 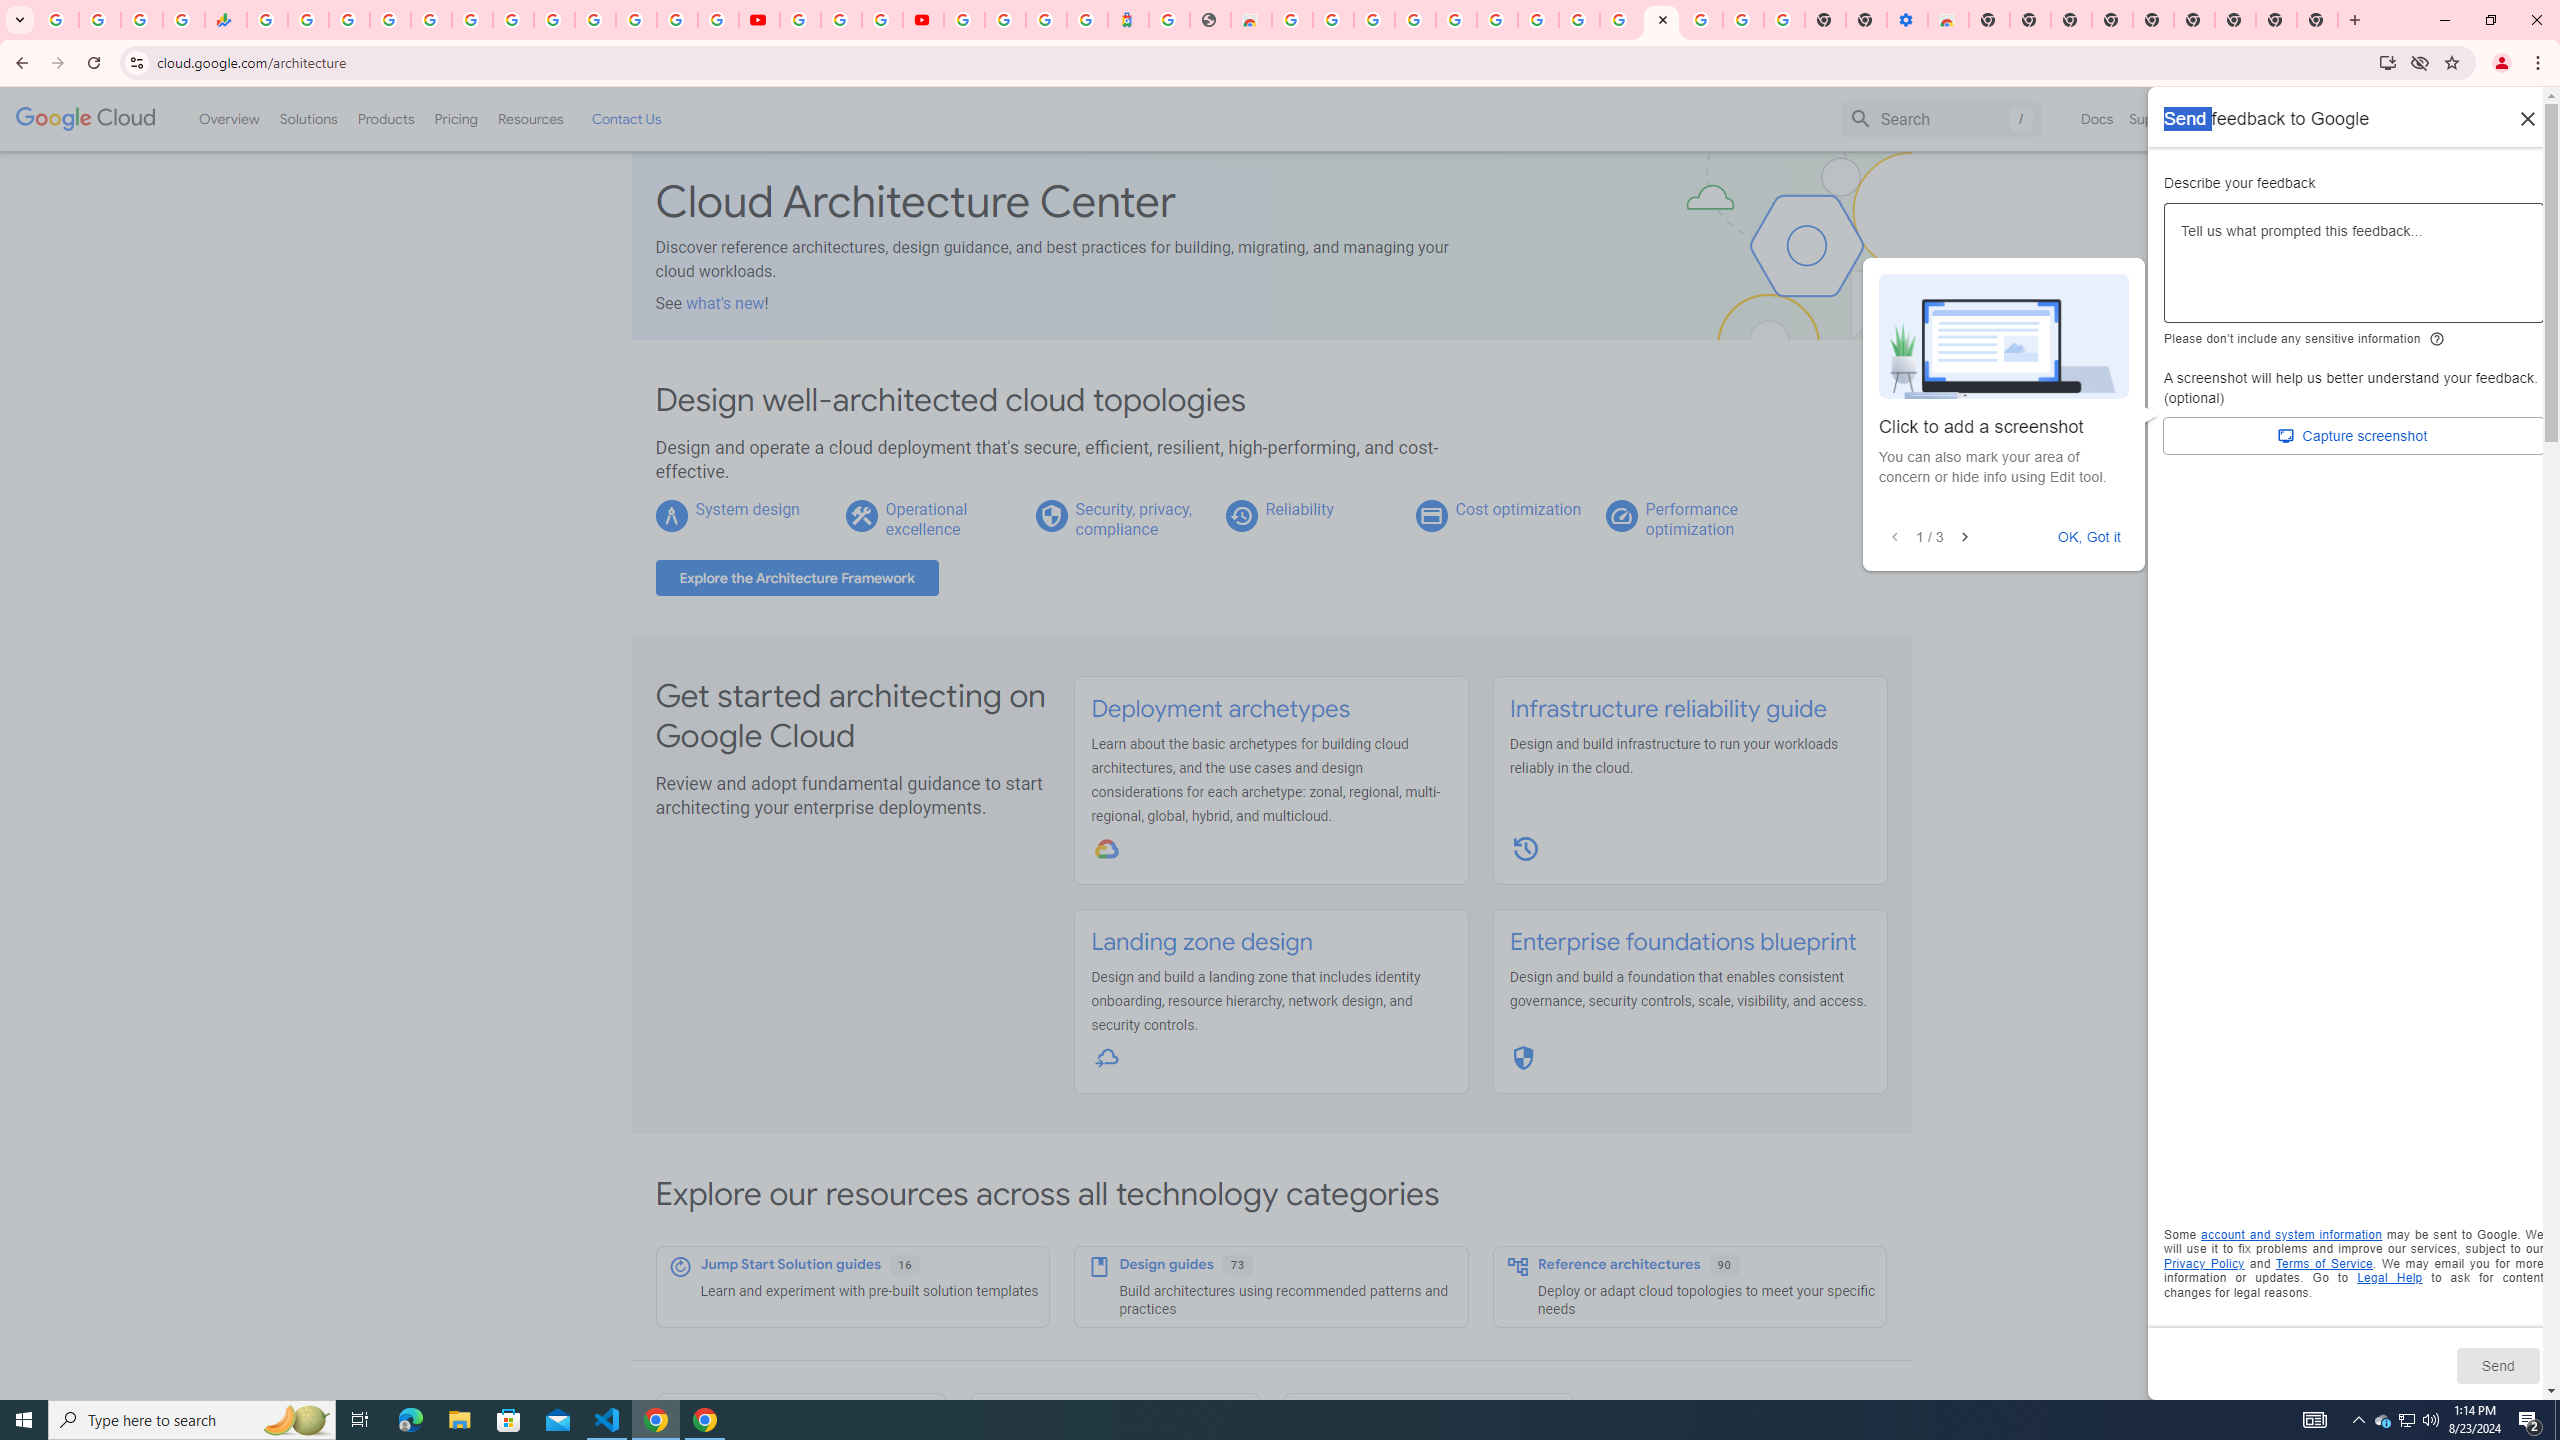 I want to click on 'Settings - Accessibility', so click(x=1907, y=19).